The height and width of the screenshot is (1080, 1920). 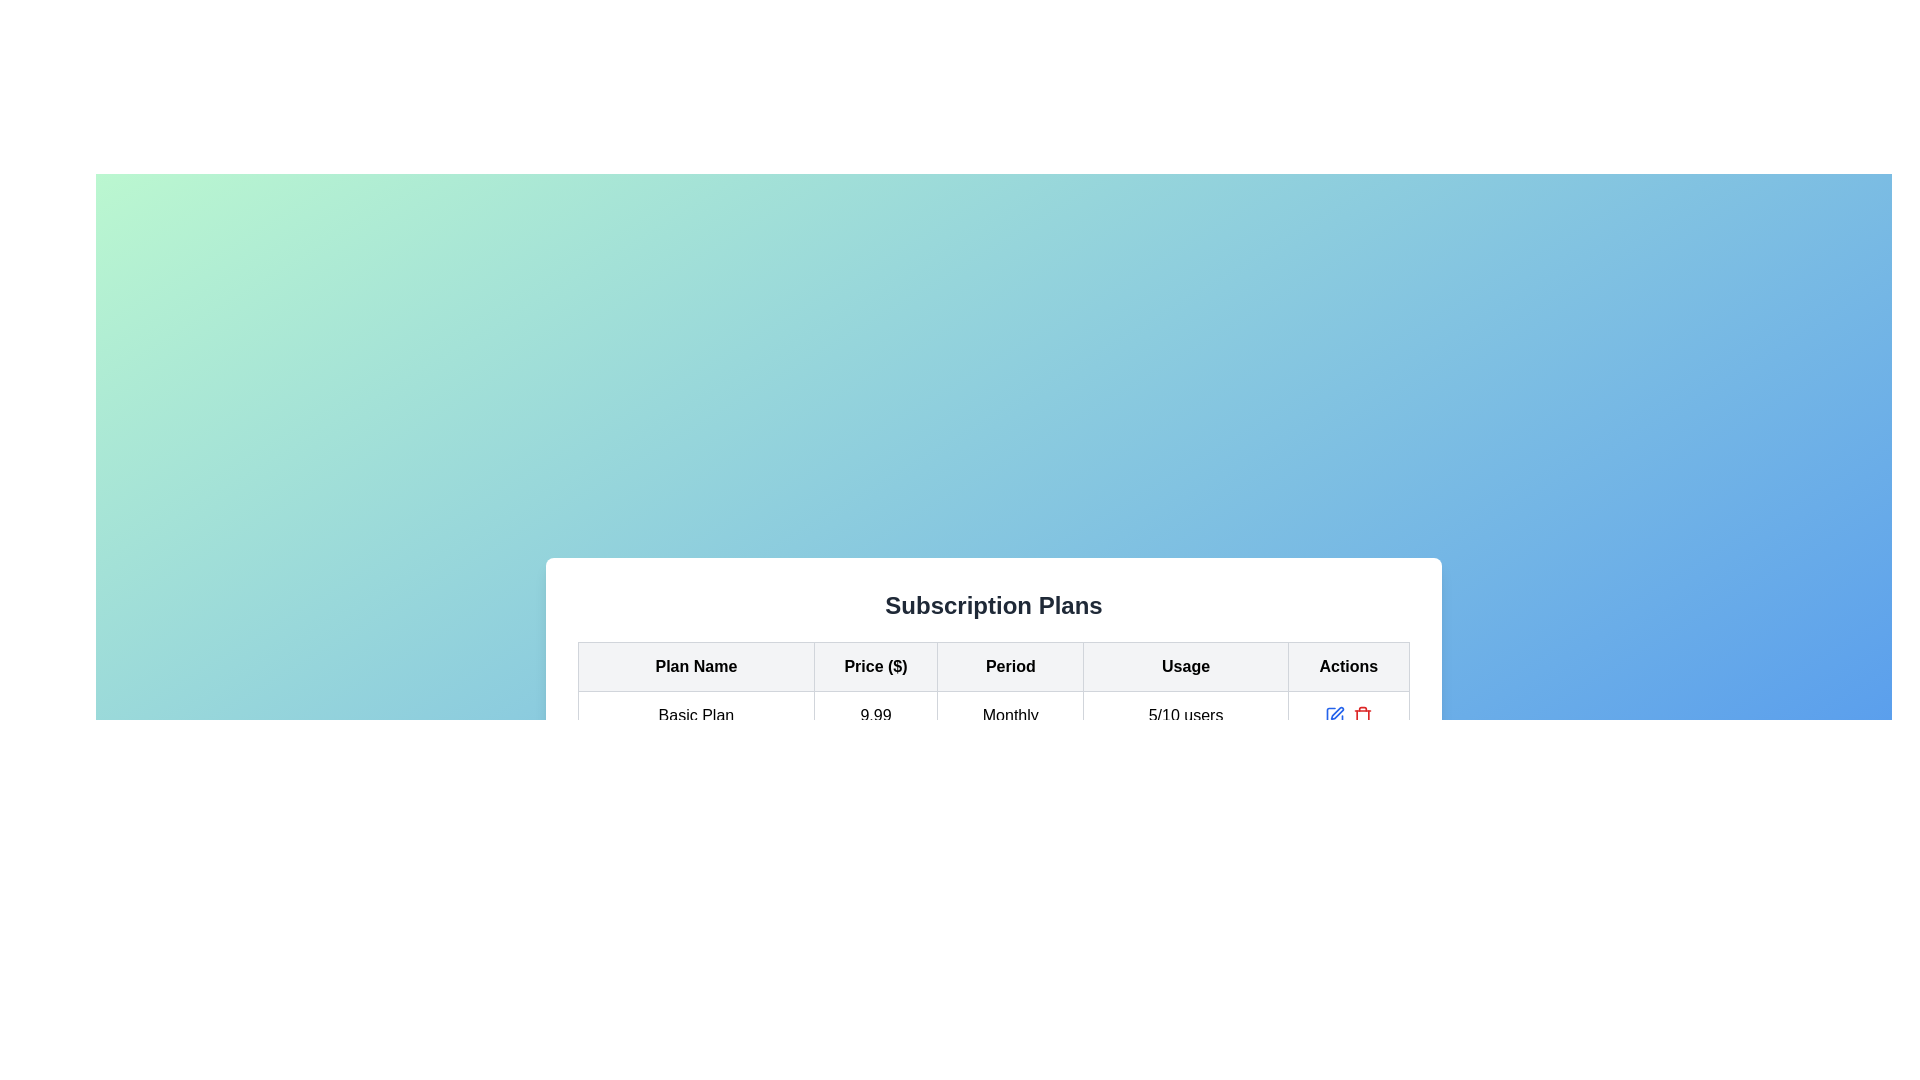 I want to click on the 'Basic Plan' text label, which is styled with padding and a thin gray border, located in the 'Plan Name' column of the subscription plans table, so click(x=696, y=714).